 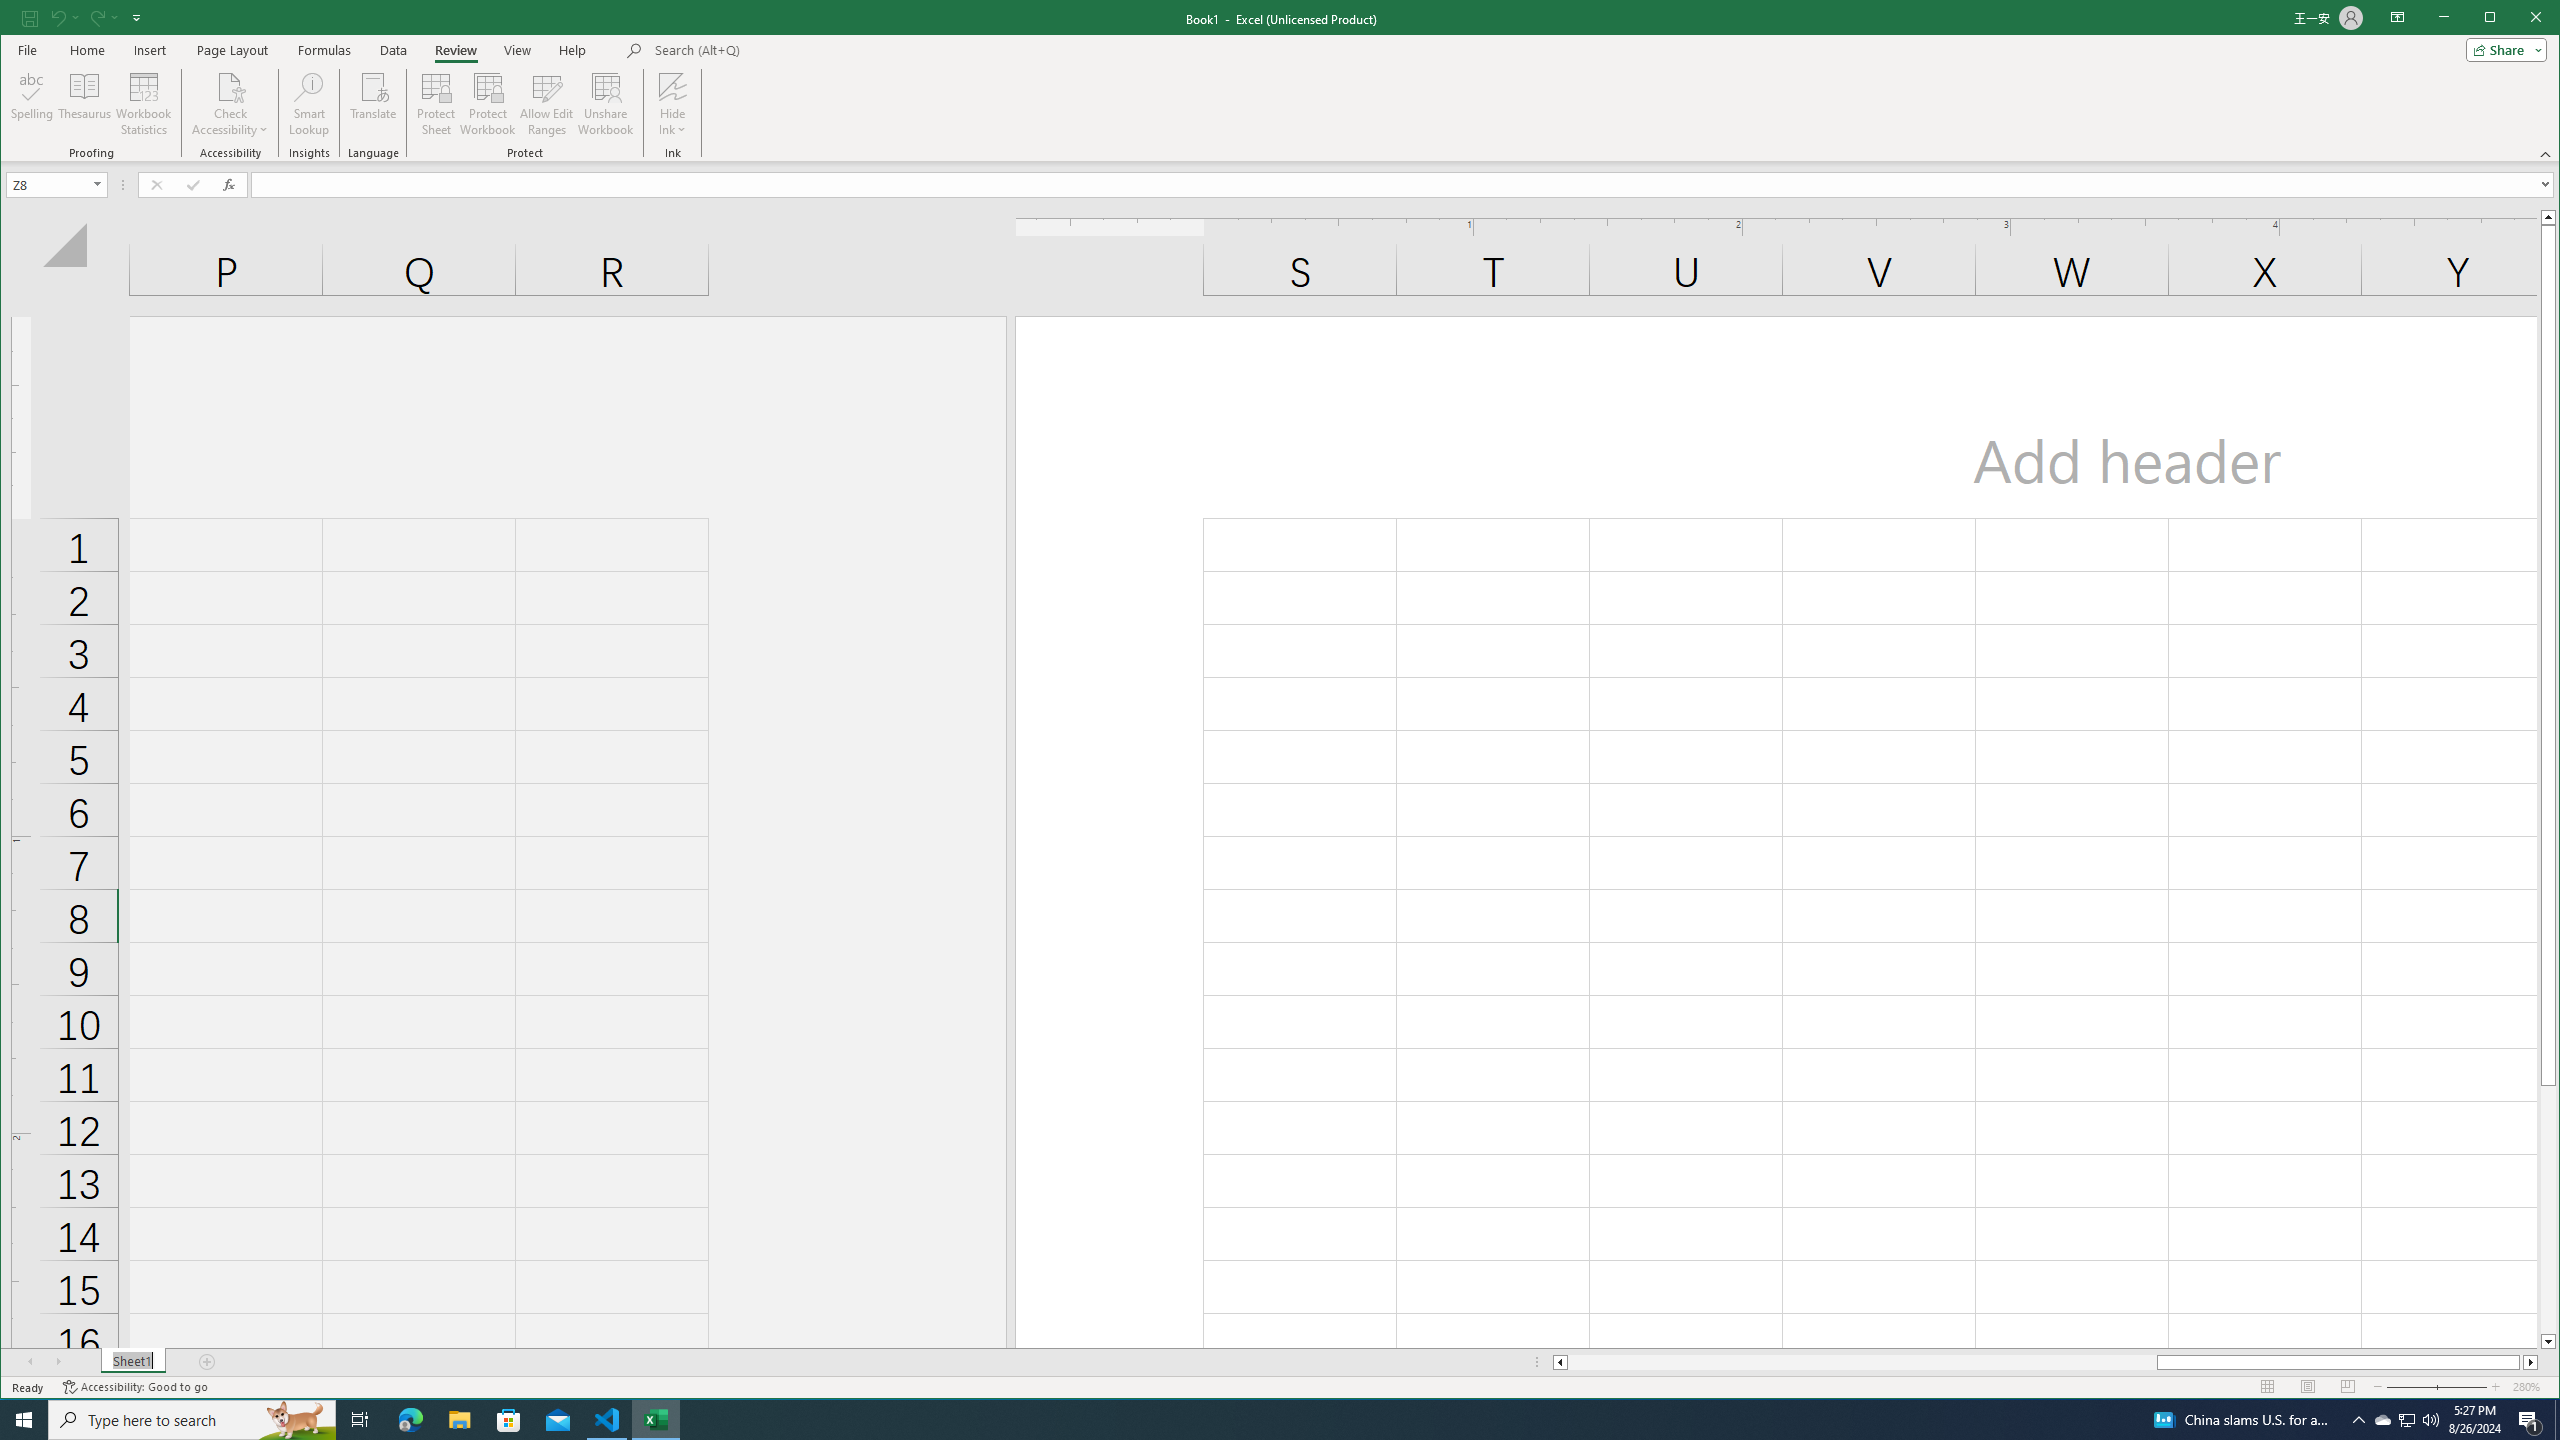 What do you see at coordinates (372, 103) in the screenshot?
I see `'Translate'` at bounding box center [372, 103].